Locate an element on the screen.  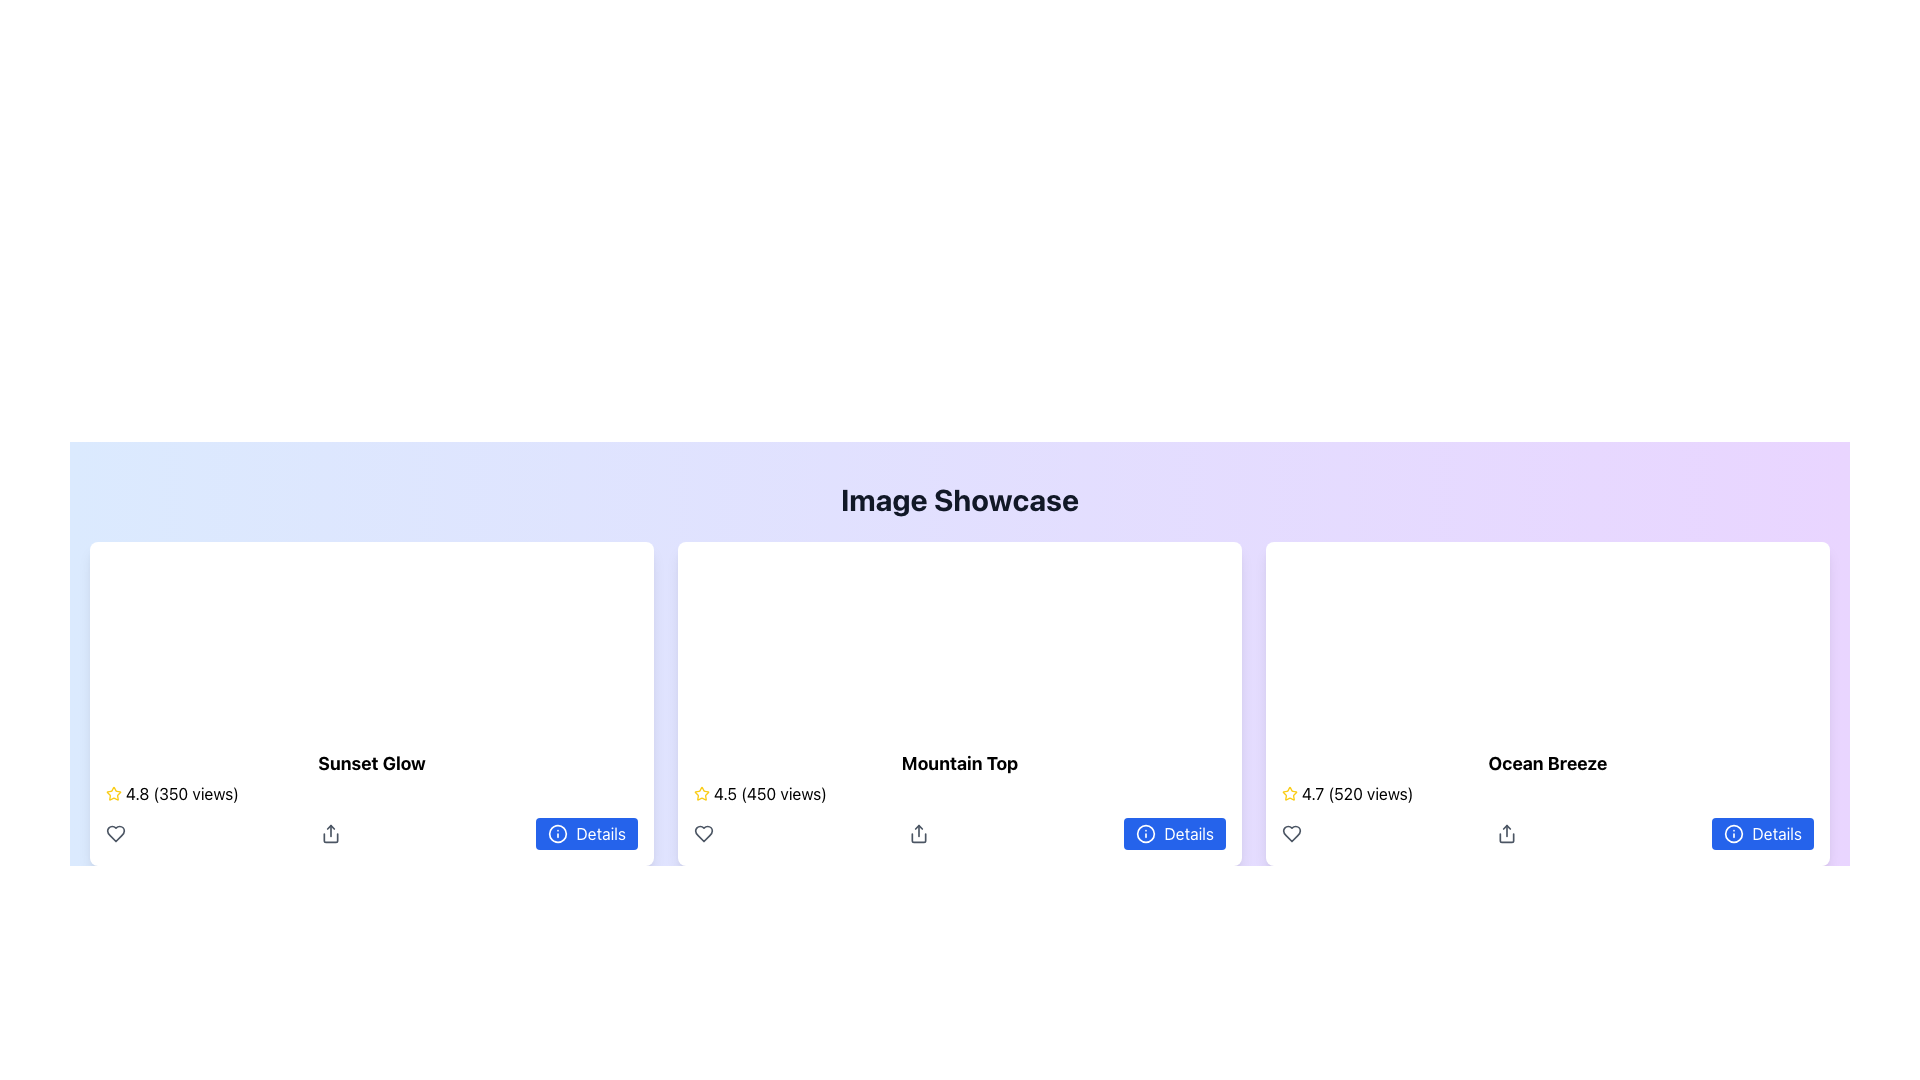
the heart icon located in the third image card labeled 'Ocean Breeze', positioned below the rating text and above the social sharing icon is located at coordinates (1291, 833).